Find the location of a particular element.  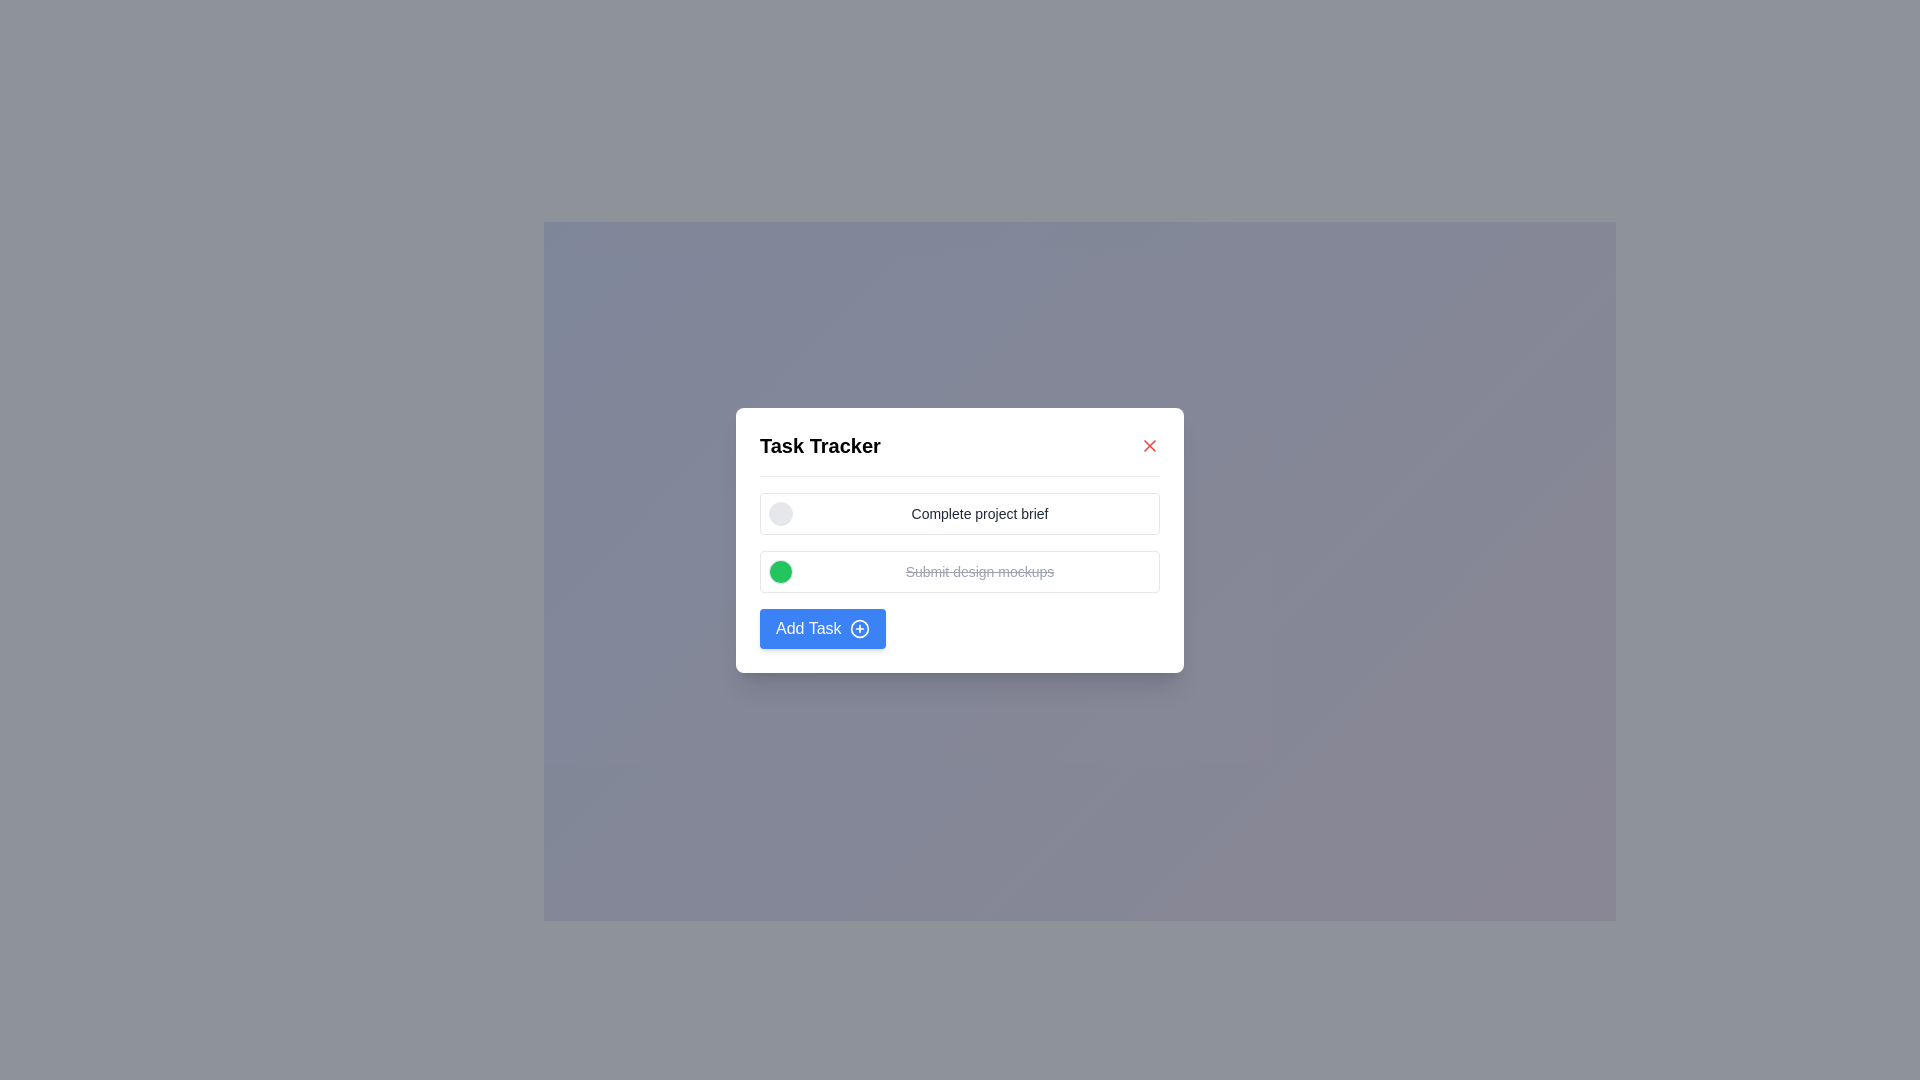

the red, cross-shaped close button located in the upper-right corner of the 'Task Tracker' box is located at coordinates (1150, 443).